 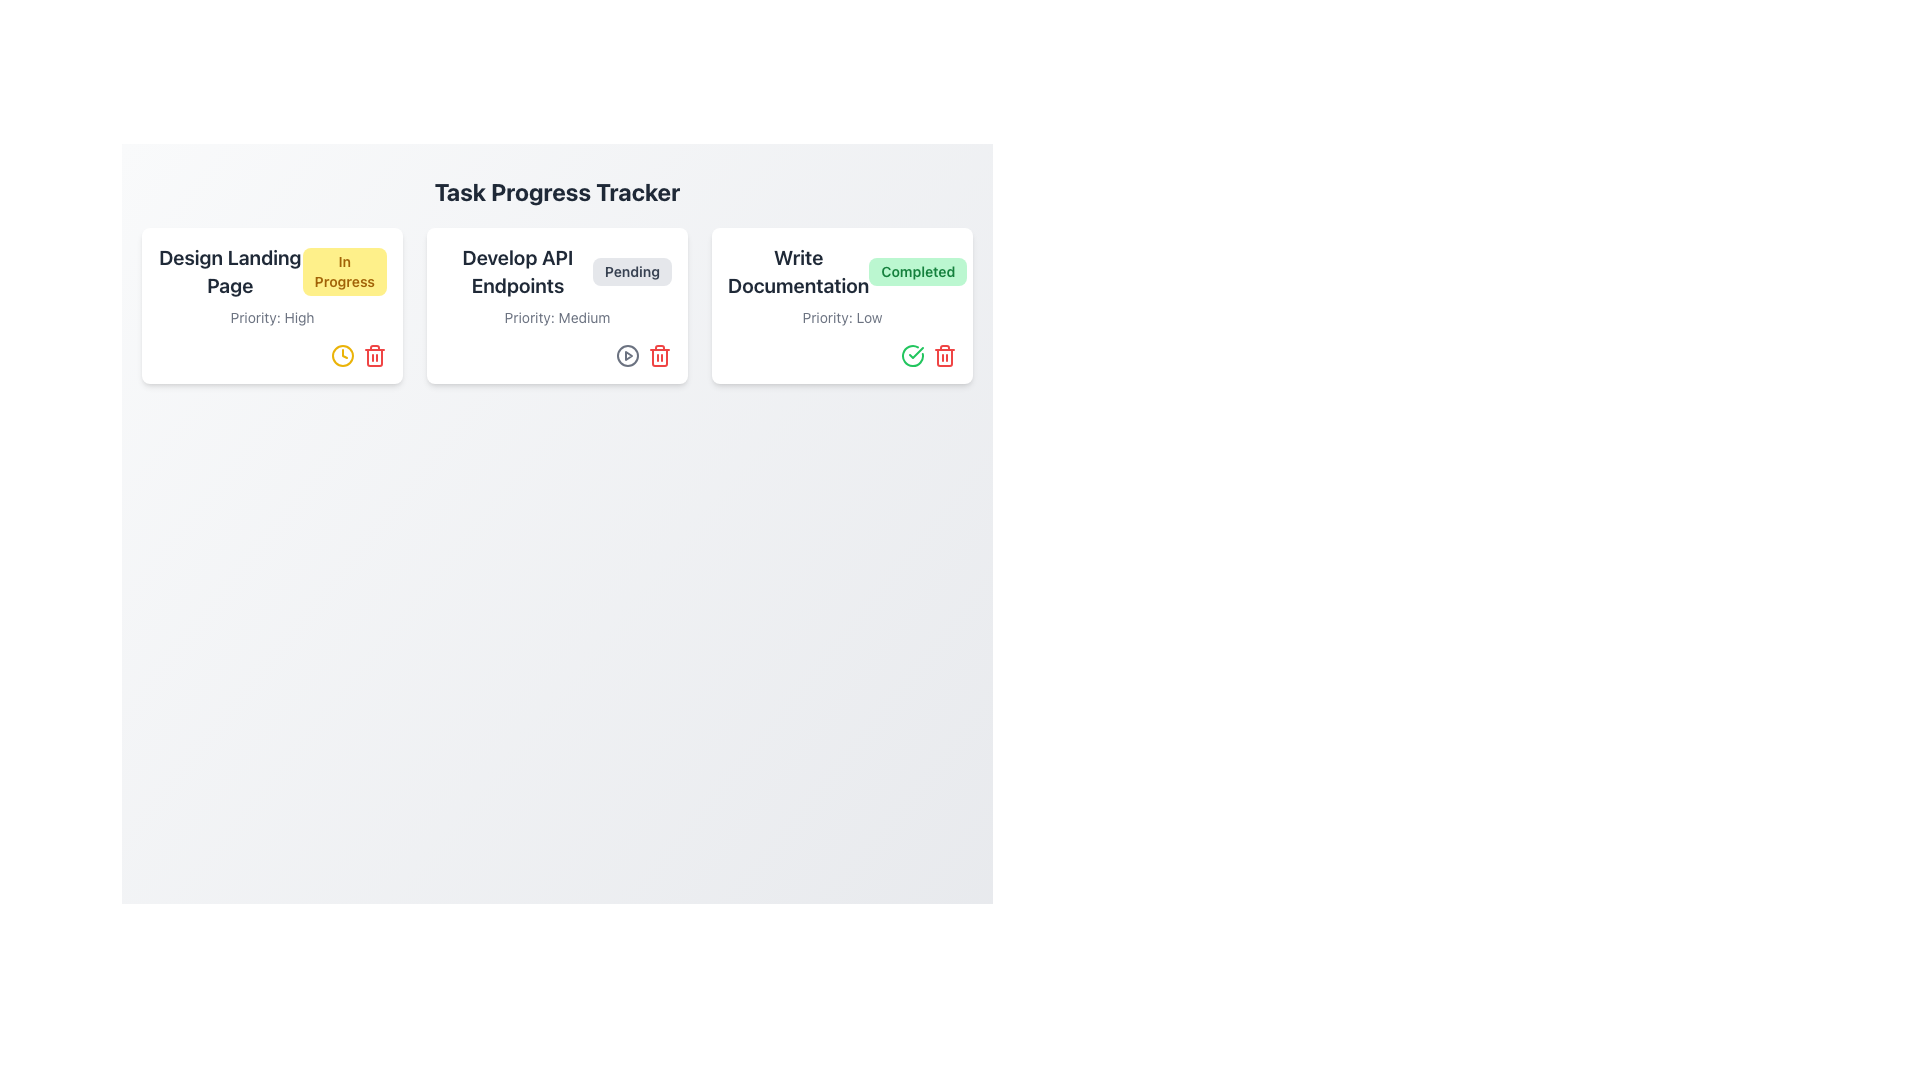 What do you see at coordinates (917, 272) in the screenshot?
I see `the green badge labeled 'Completed', which is located at the top-right corner of the 'Write Documentation' task card` at bounding box center [917, 272].